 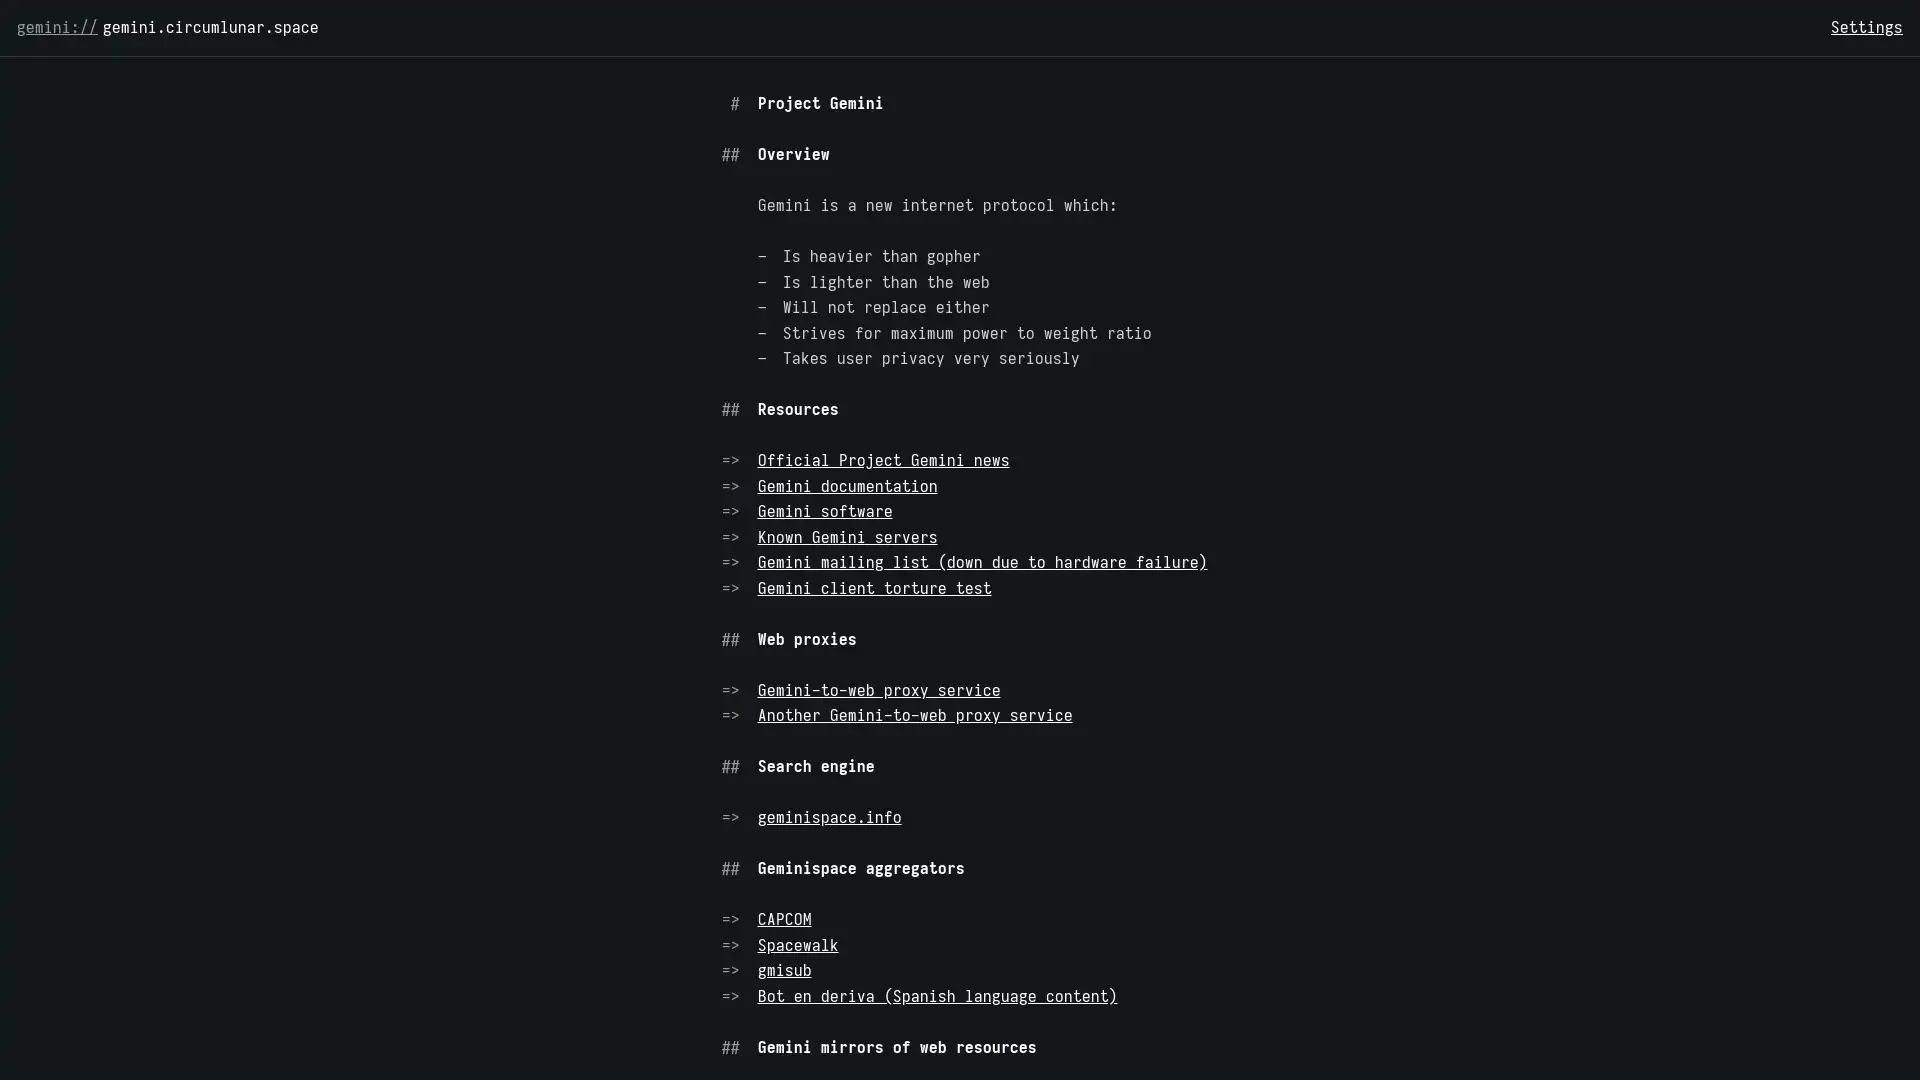 What do you see at coordinates (1866, 27) in the screenshot?
I see `Settings` at bounding box center [1866, 27].